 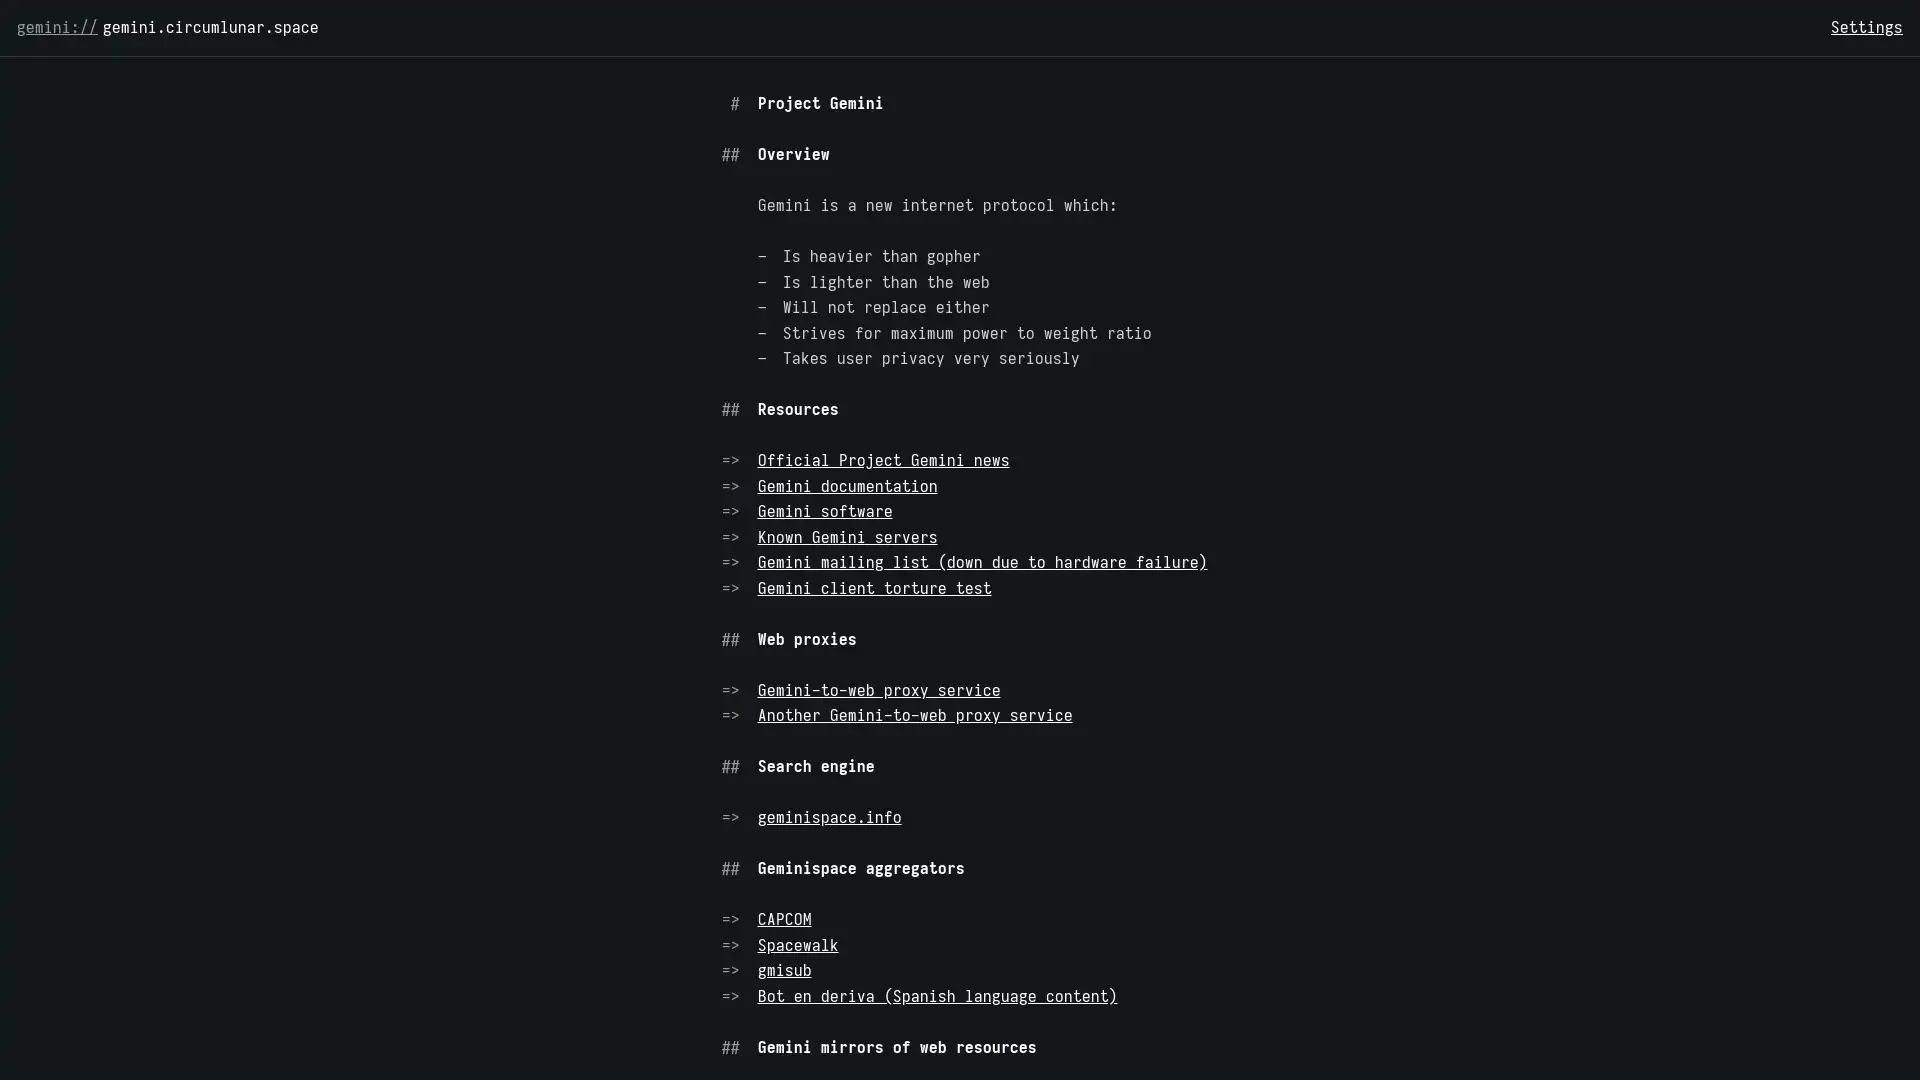 What do you see at coordinates (1866, 27) in the screenshot?
I see `Settings` at bounding box center [1866, 27].